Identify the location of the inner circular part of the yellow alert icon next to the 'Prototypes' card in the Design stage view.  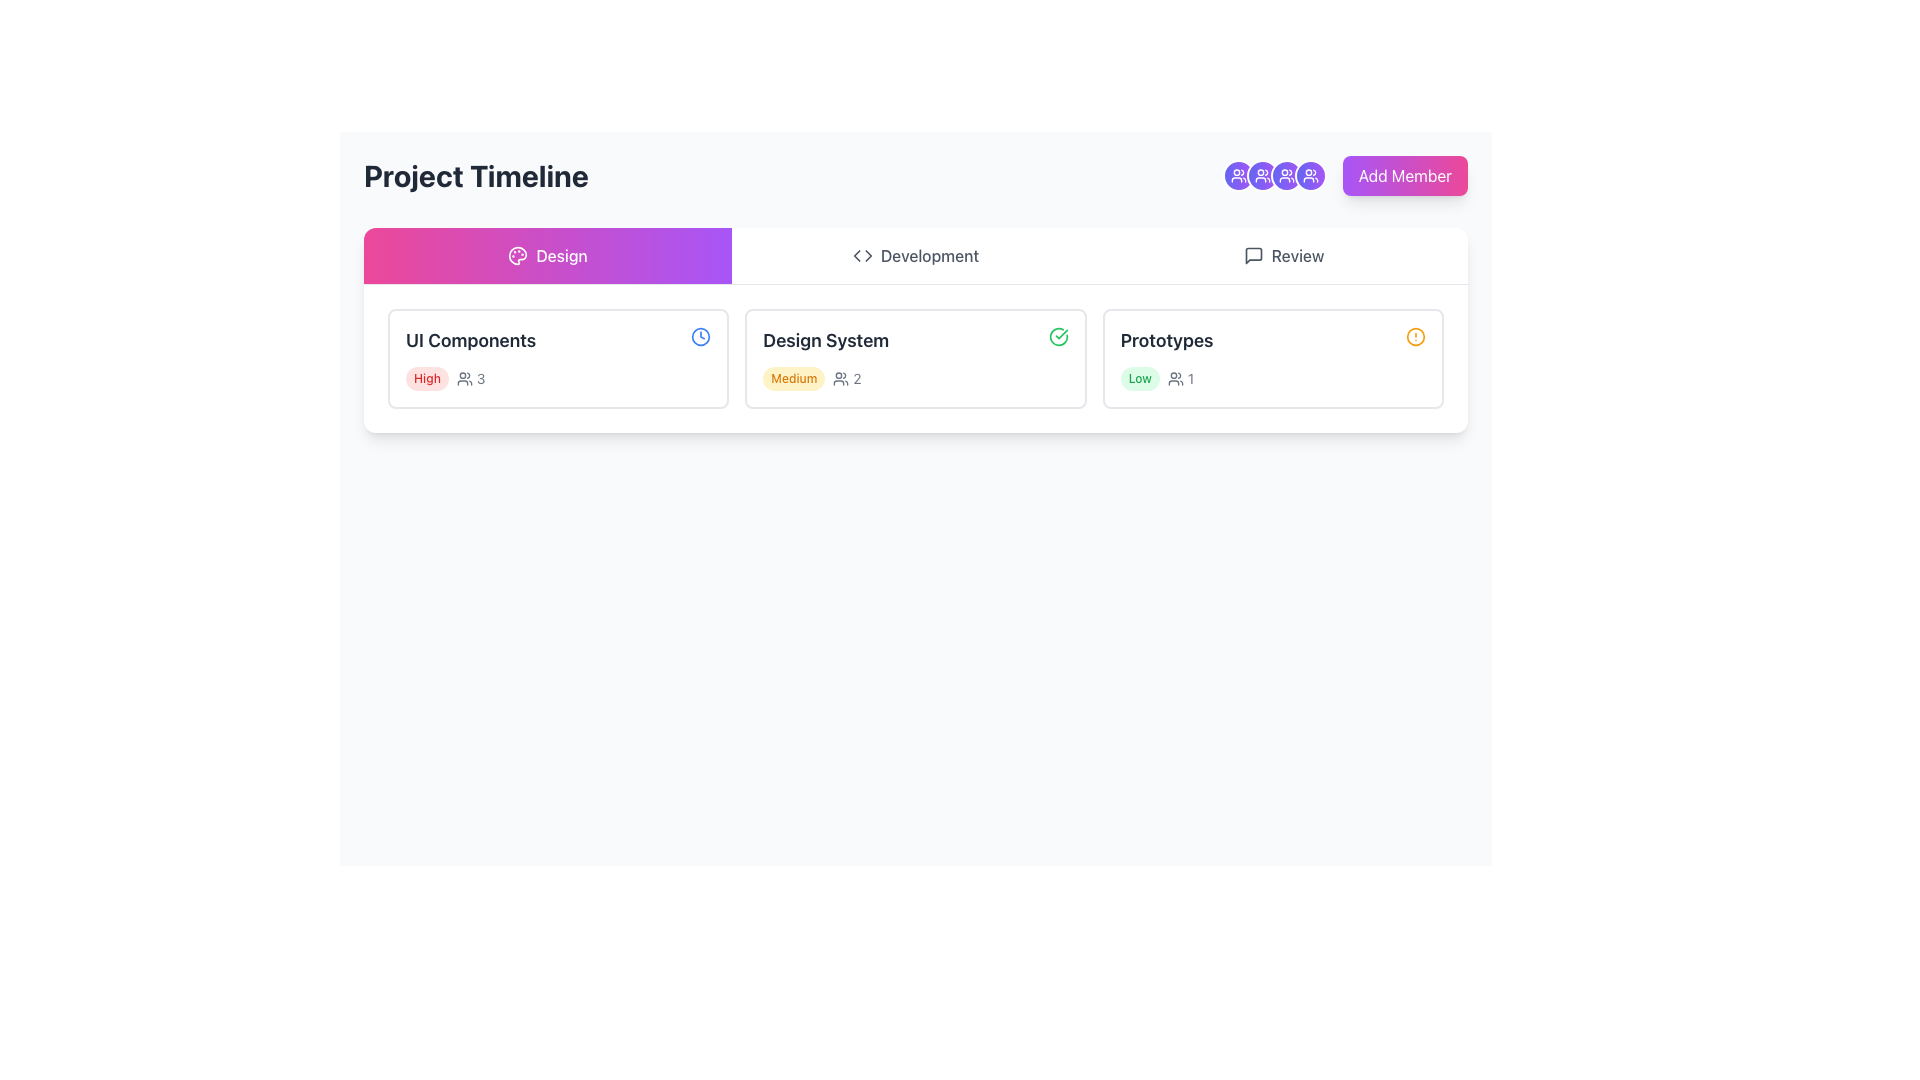
(1415, 335).